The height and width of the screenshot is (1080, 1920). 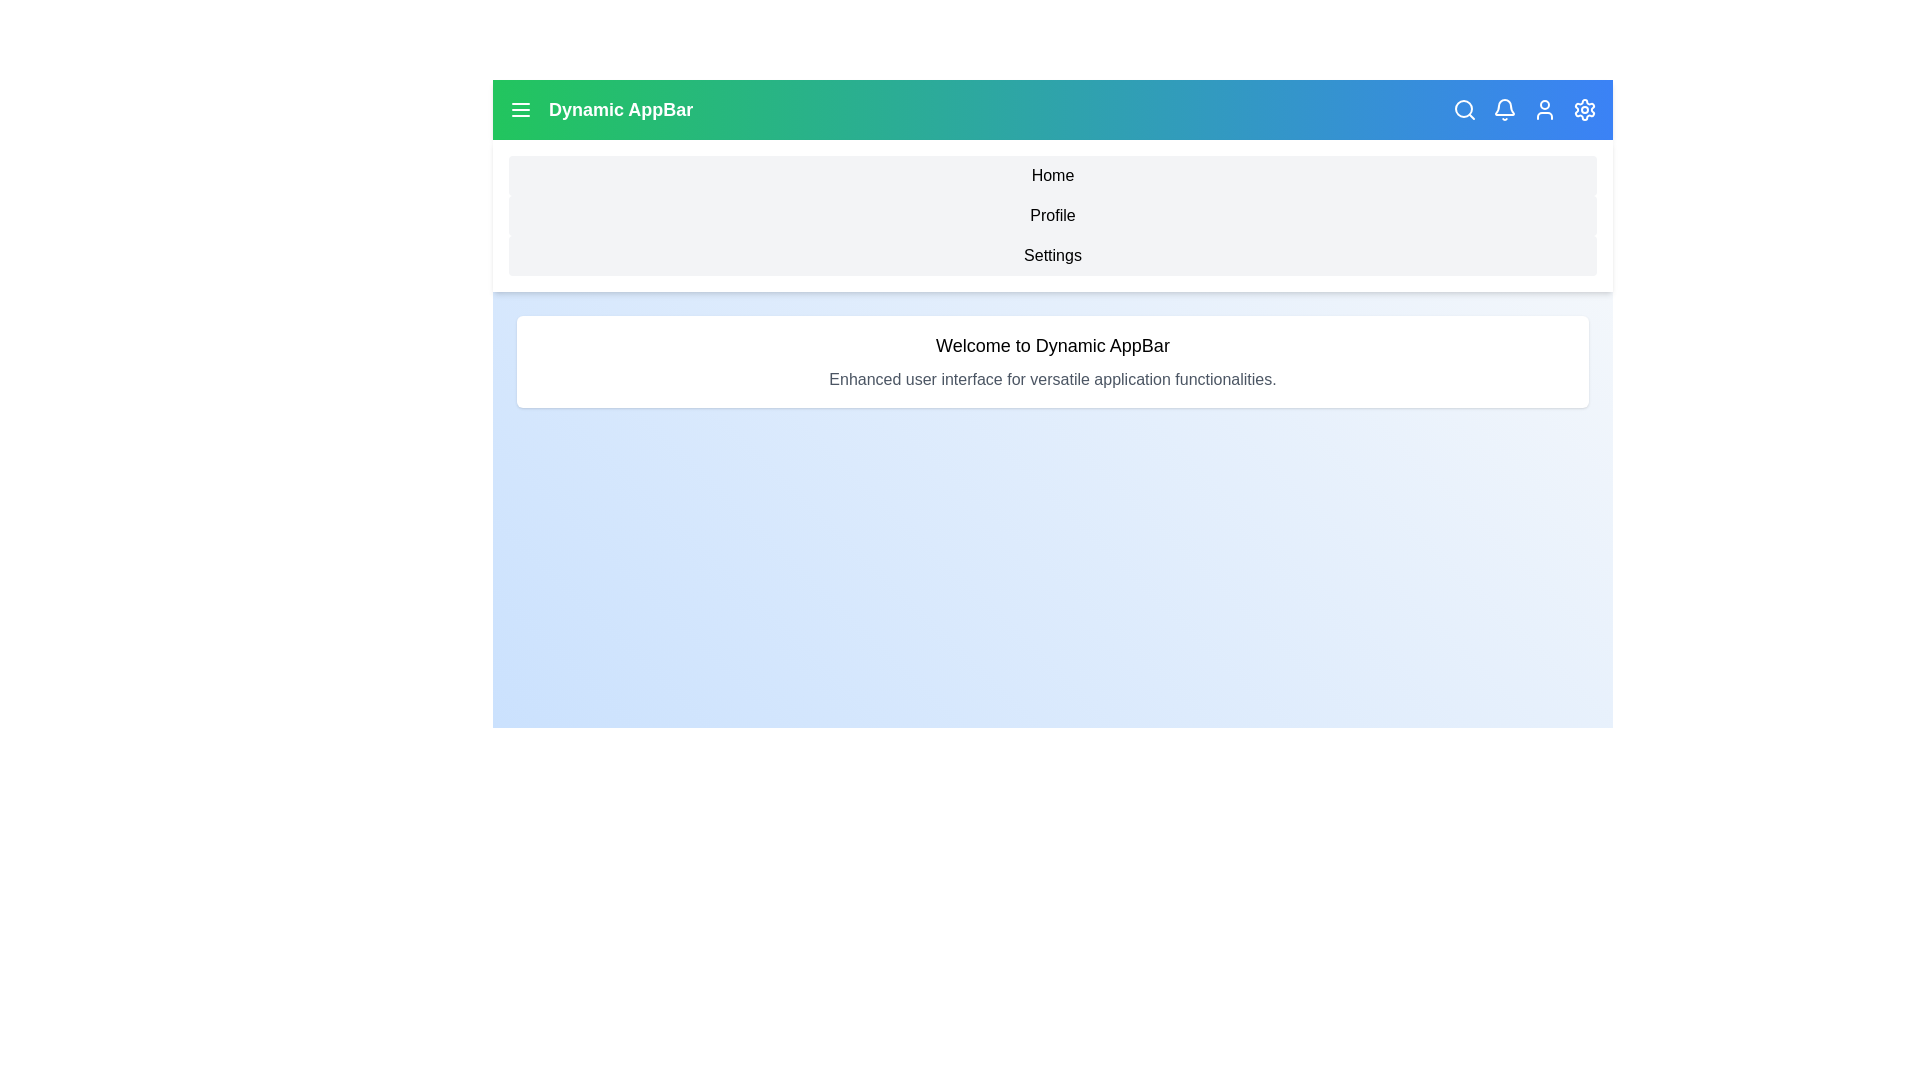 I want to click on the sidebar menu item labeled Home, so click(x=1051, y=175).